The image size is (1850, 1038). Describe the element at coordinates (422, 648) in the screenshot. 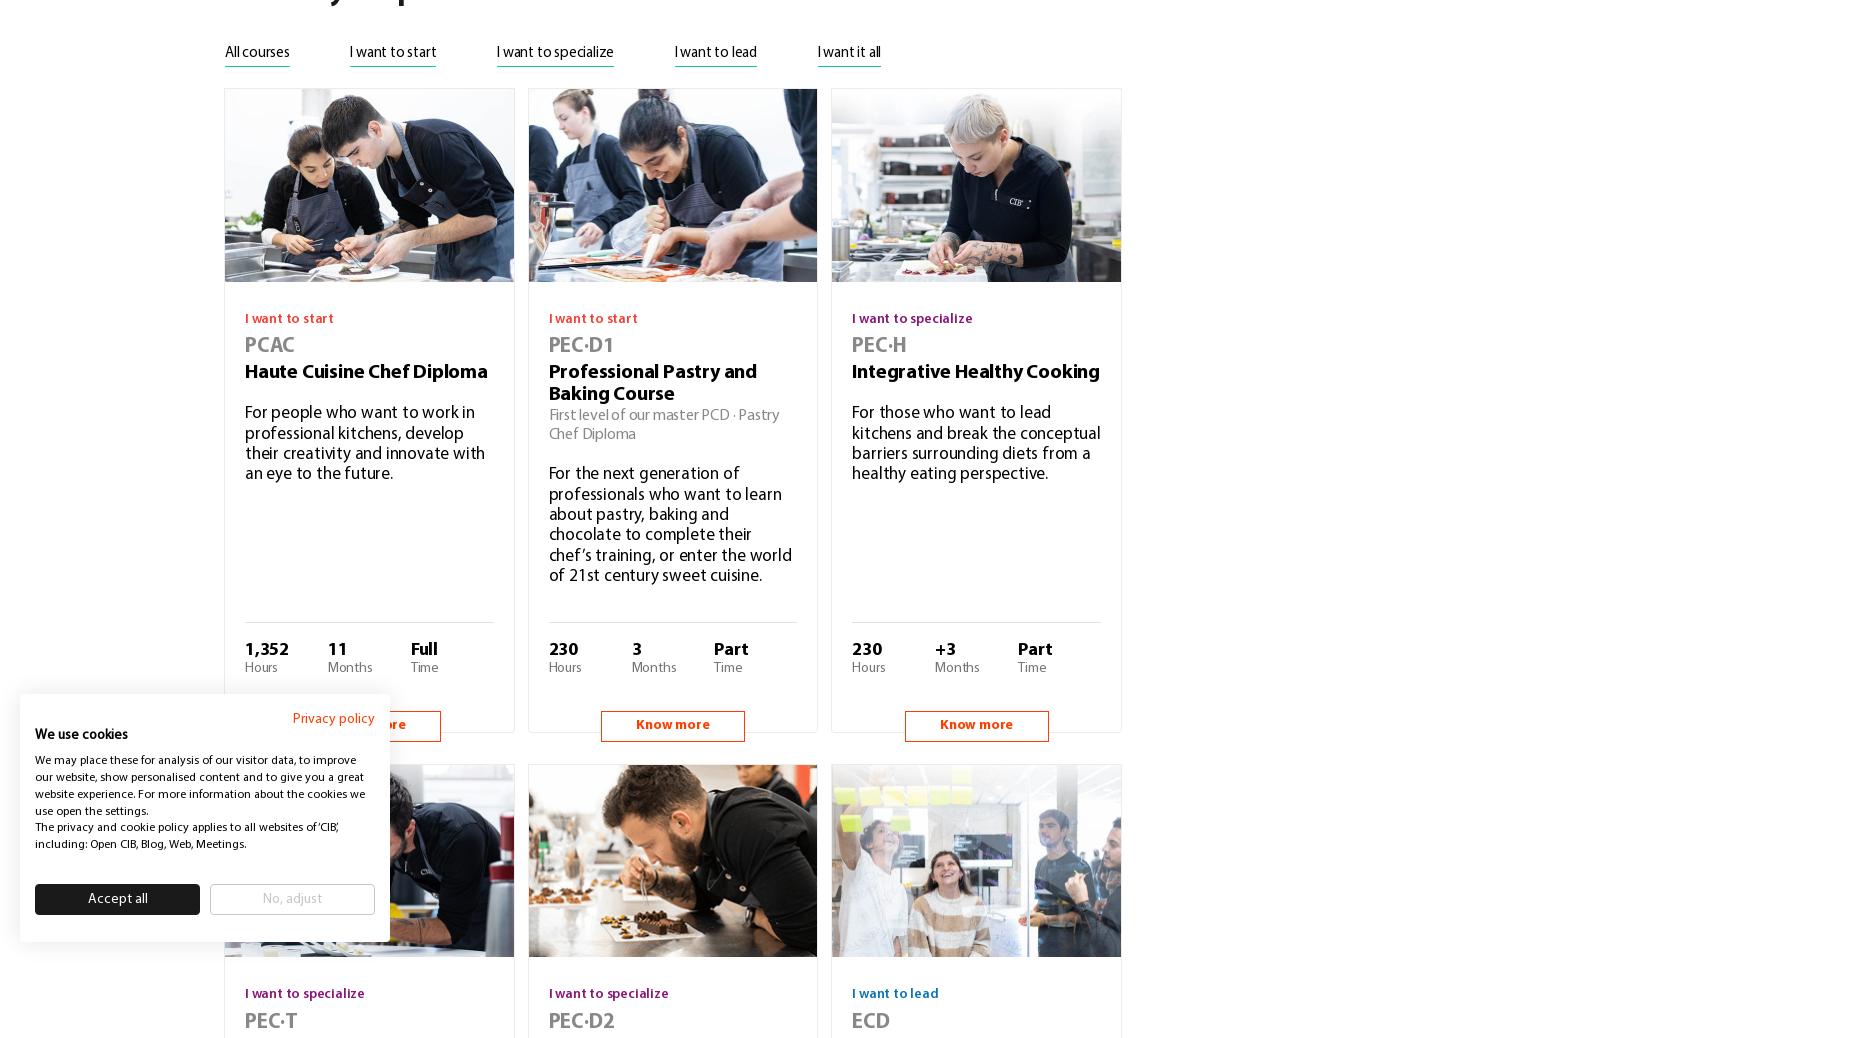

I see `'Full'` at that location.